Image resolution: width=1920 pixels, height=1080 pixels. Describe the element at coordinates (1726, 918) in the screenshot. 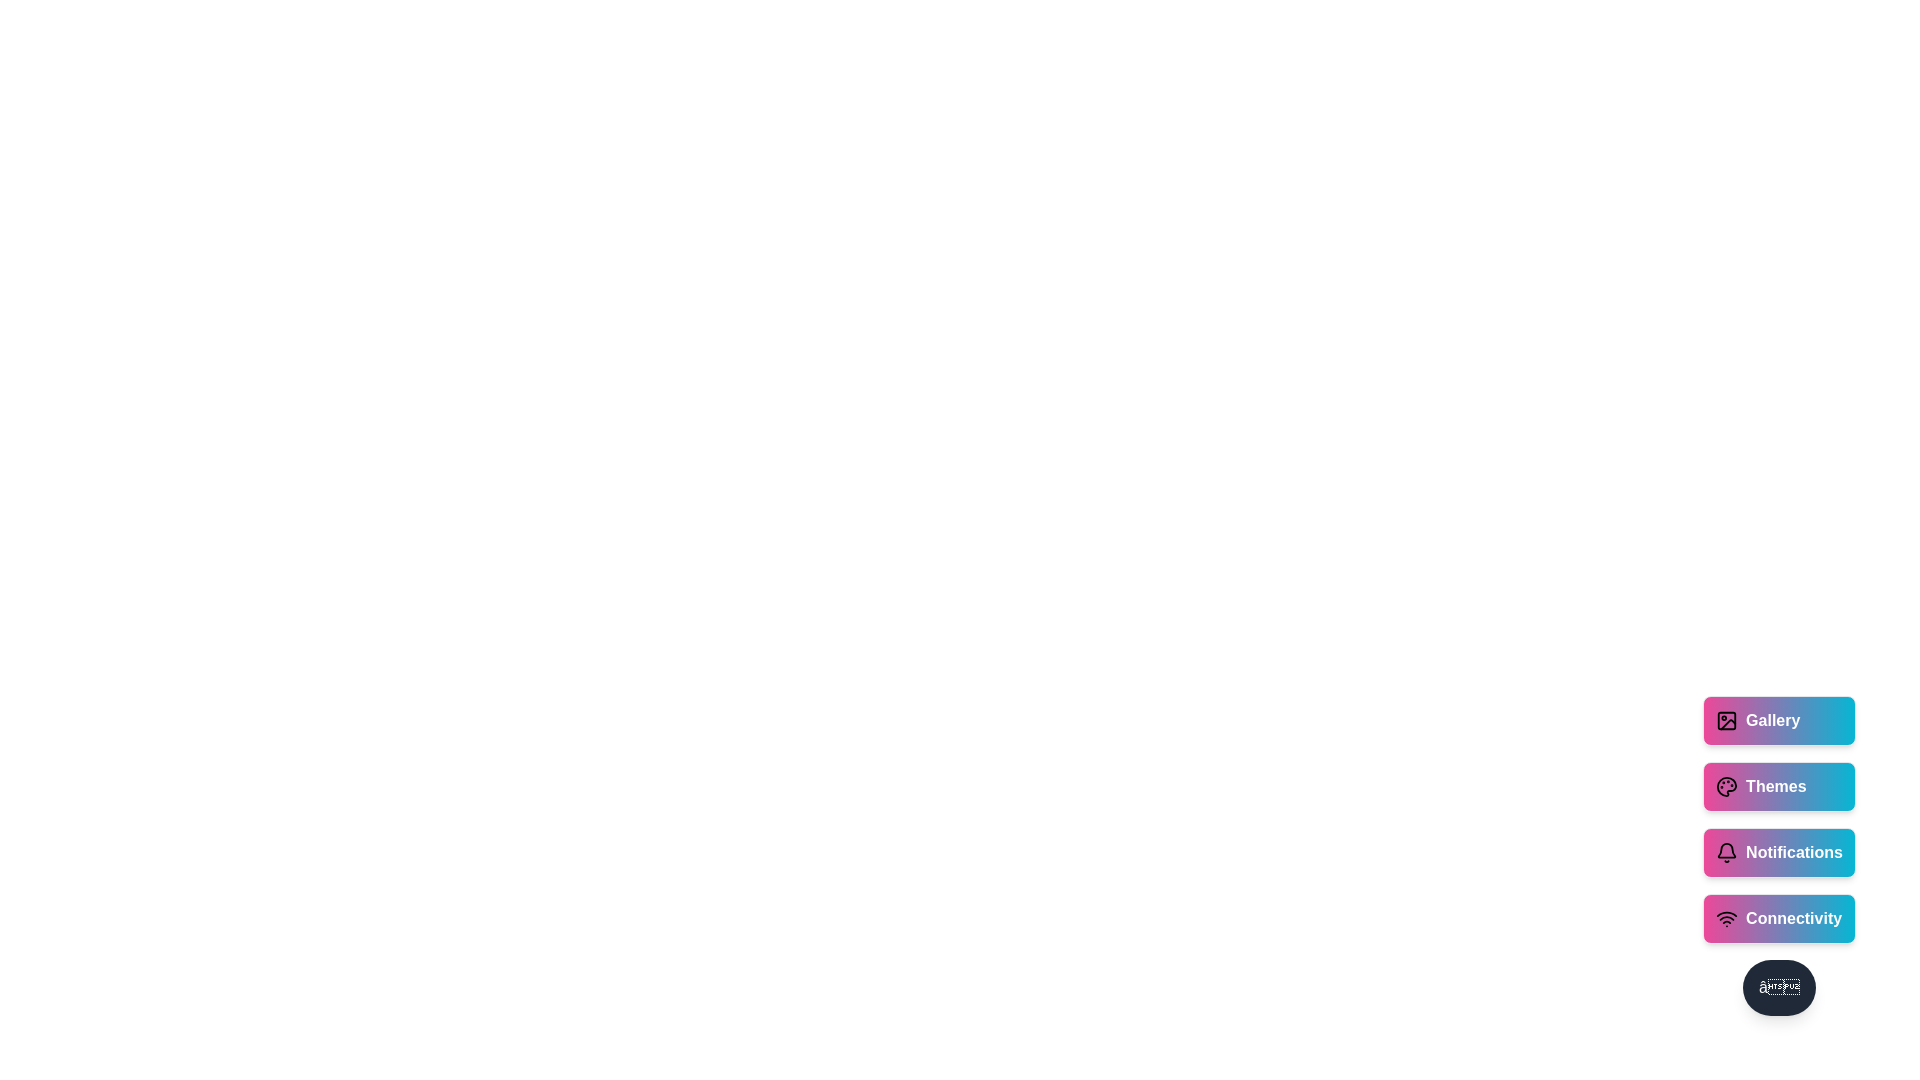

I see `the WiFi icon located at the left side of the 'Connectivity' button` at that location.